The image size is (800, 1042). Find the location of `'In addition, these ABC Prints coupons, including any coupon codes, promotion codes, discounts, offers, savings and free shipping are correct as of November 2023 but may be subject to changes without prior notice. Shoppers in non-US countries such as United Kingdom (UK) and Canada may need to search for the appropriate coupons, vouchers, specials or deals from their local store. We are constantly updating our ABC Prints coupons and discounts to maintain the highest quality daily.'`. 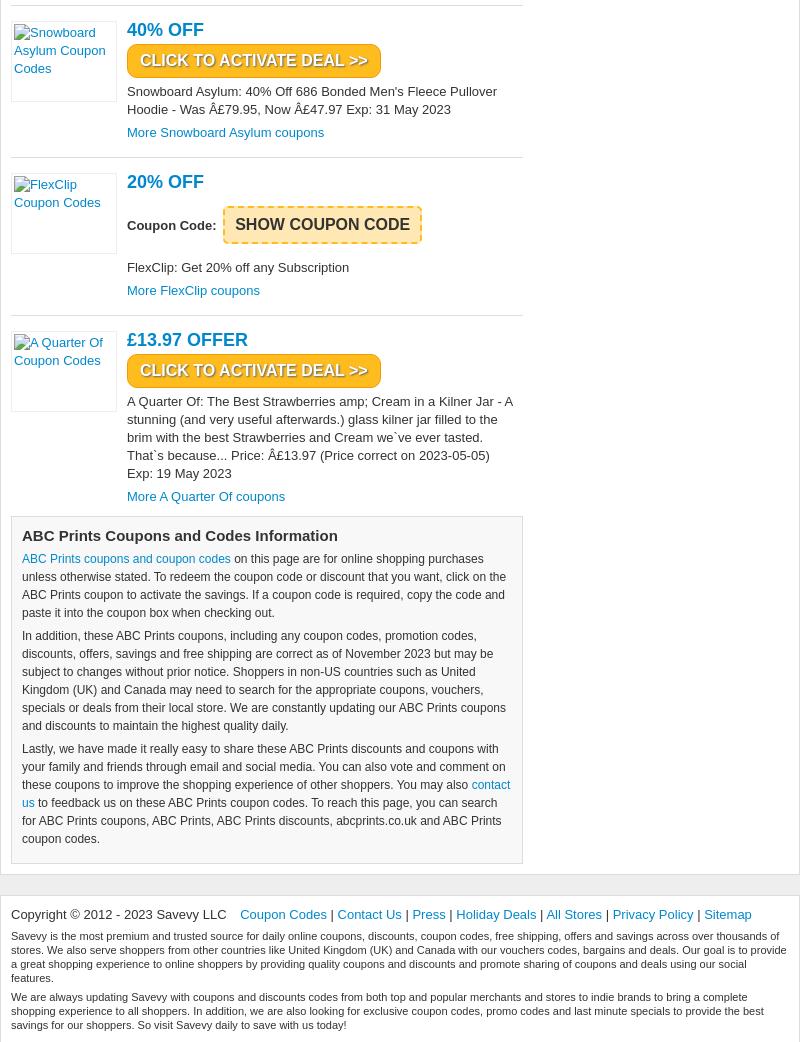

'In addition, these ABC Prints coupons, including any coupon codes, promotion codes, discounts, offers, savings and free shipping are correct as of November 2023 but may be subject to changes without prior notice. Shoppers in non-US countries such as United Kingdom (UK) and Canada may need to search for the appropriate coupons, vouchers, specials or deals from their local store. We are constantly updating our ABC Prints coupons and discounts to maintain the highest quality daily.' is located at coordinates (263, 681).